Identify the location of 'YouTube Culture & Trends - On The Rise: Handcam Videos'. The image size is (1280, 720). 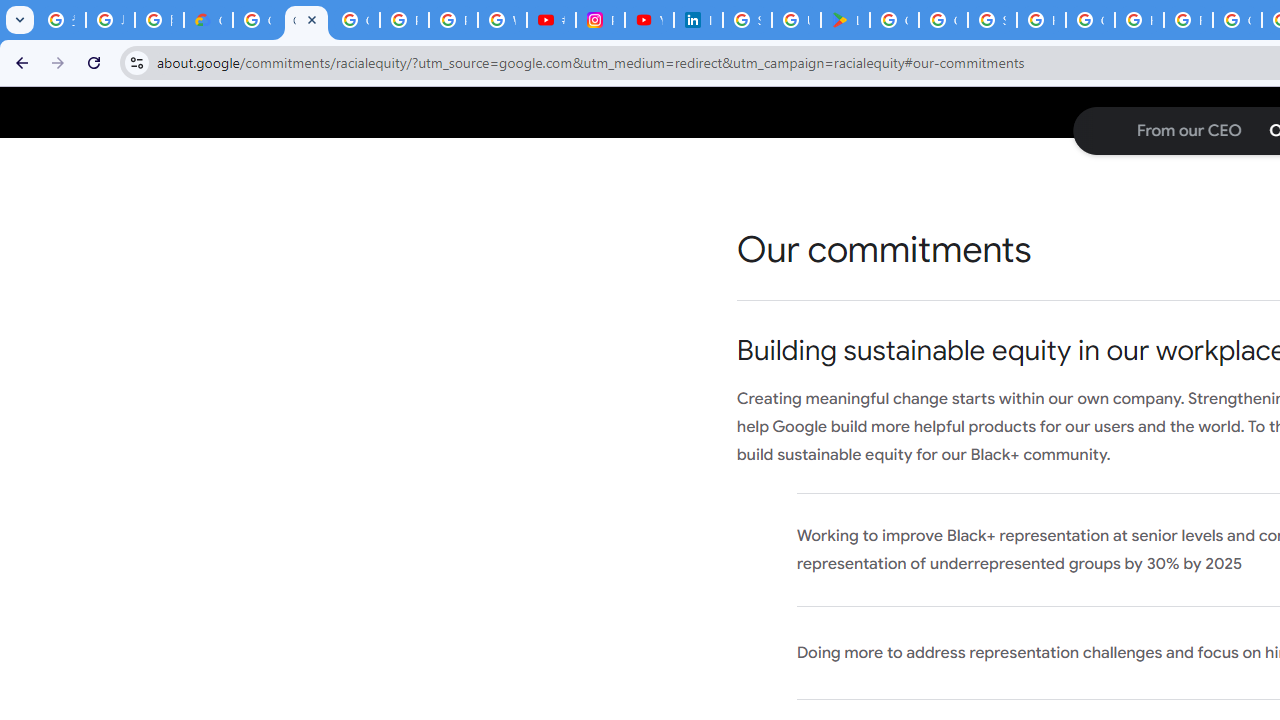
(649, 20).